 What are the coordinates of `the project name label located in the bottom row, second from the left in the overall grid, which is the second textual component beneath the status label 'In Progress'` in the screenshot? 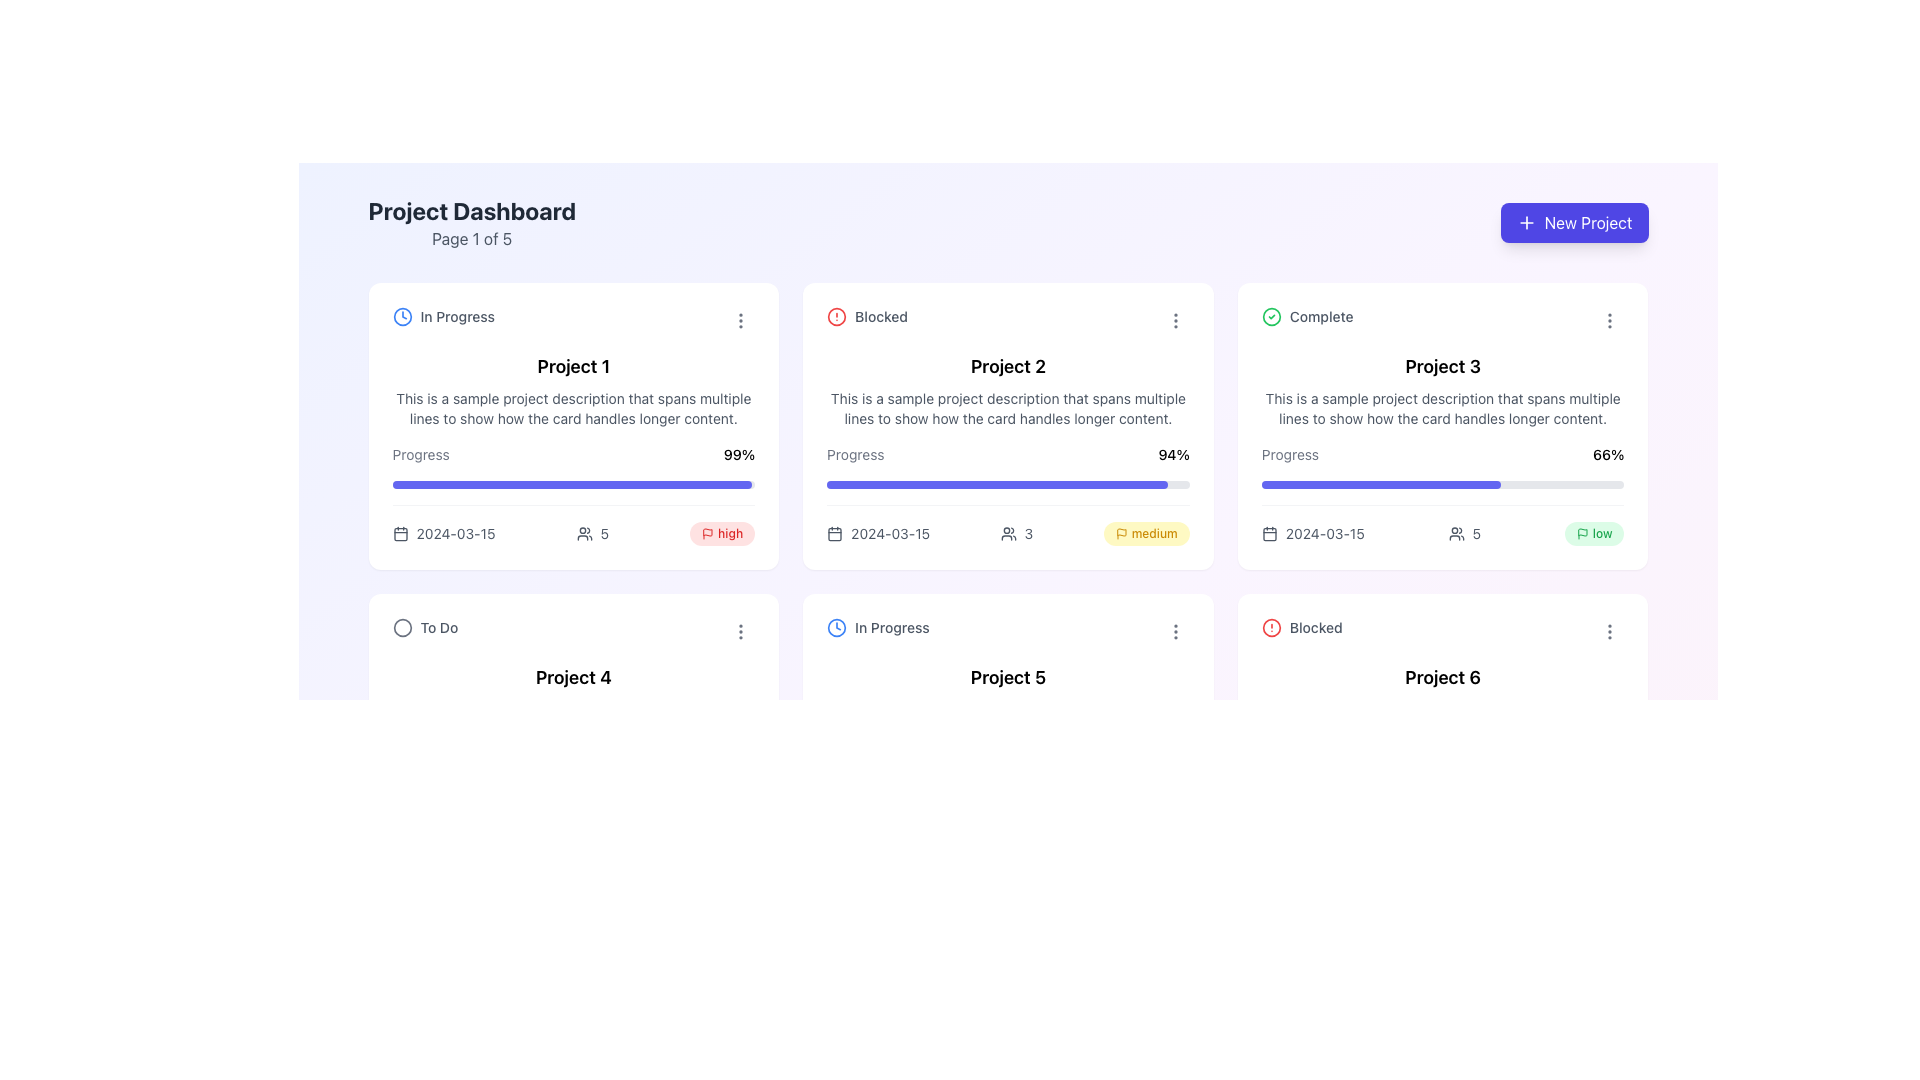 It's located at (1008, 677).